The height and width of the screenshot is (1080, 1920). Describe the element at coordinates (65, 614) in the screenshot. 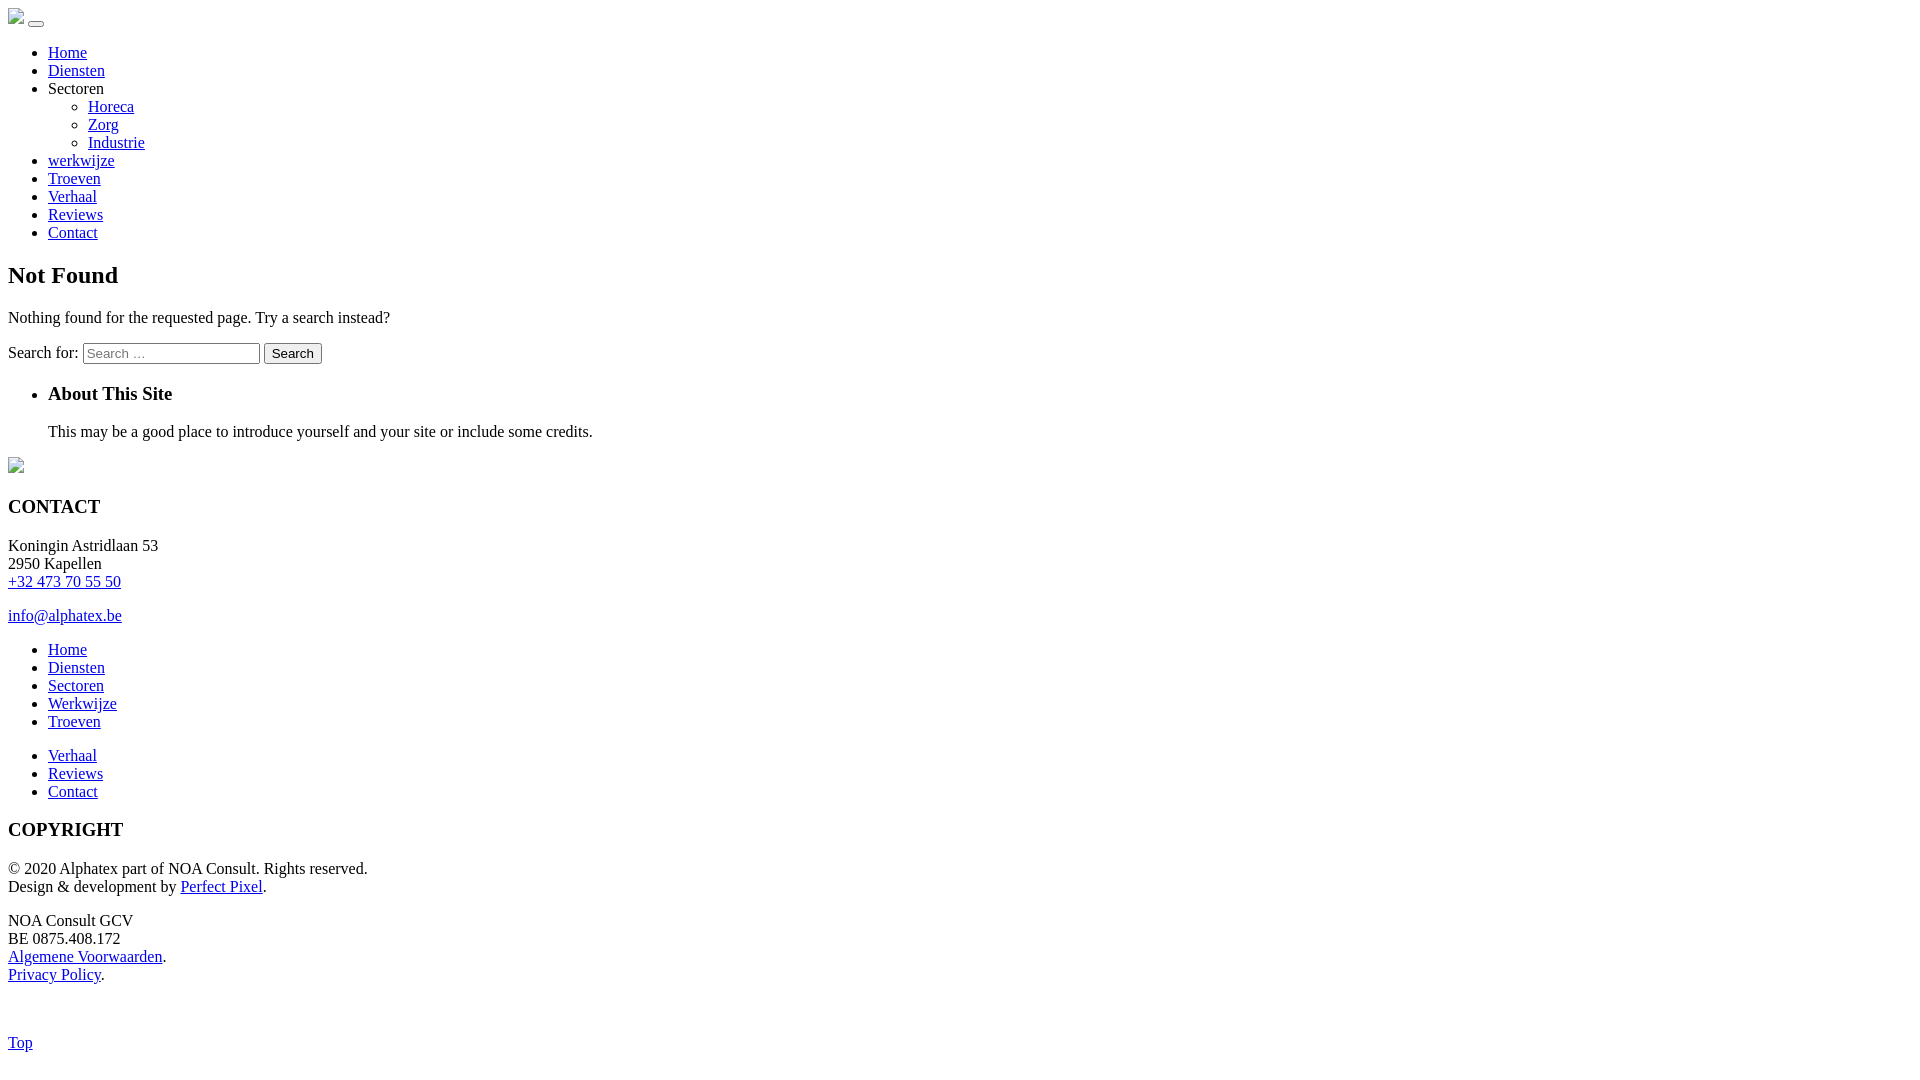

I see `'info@alphatex.be'` at that location.